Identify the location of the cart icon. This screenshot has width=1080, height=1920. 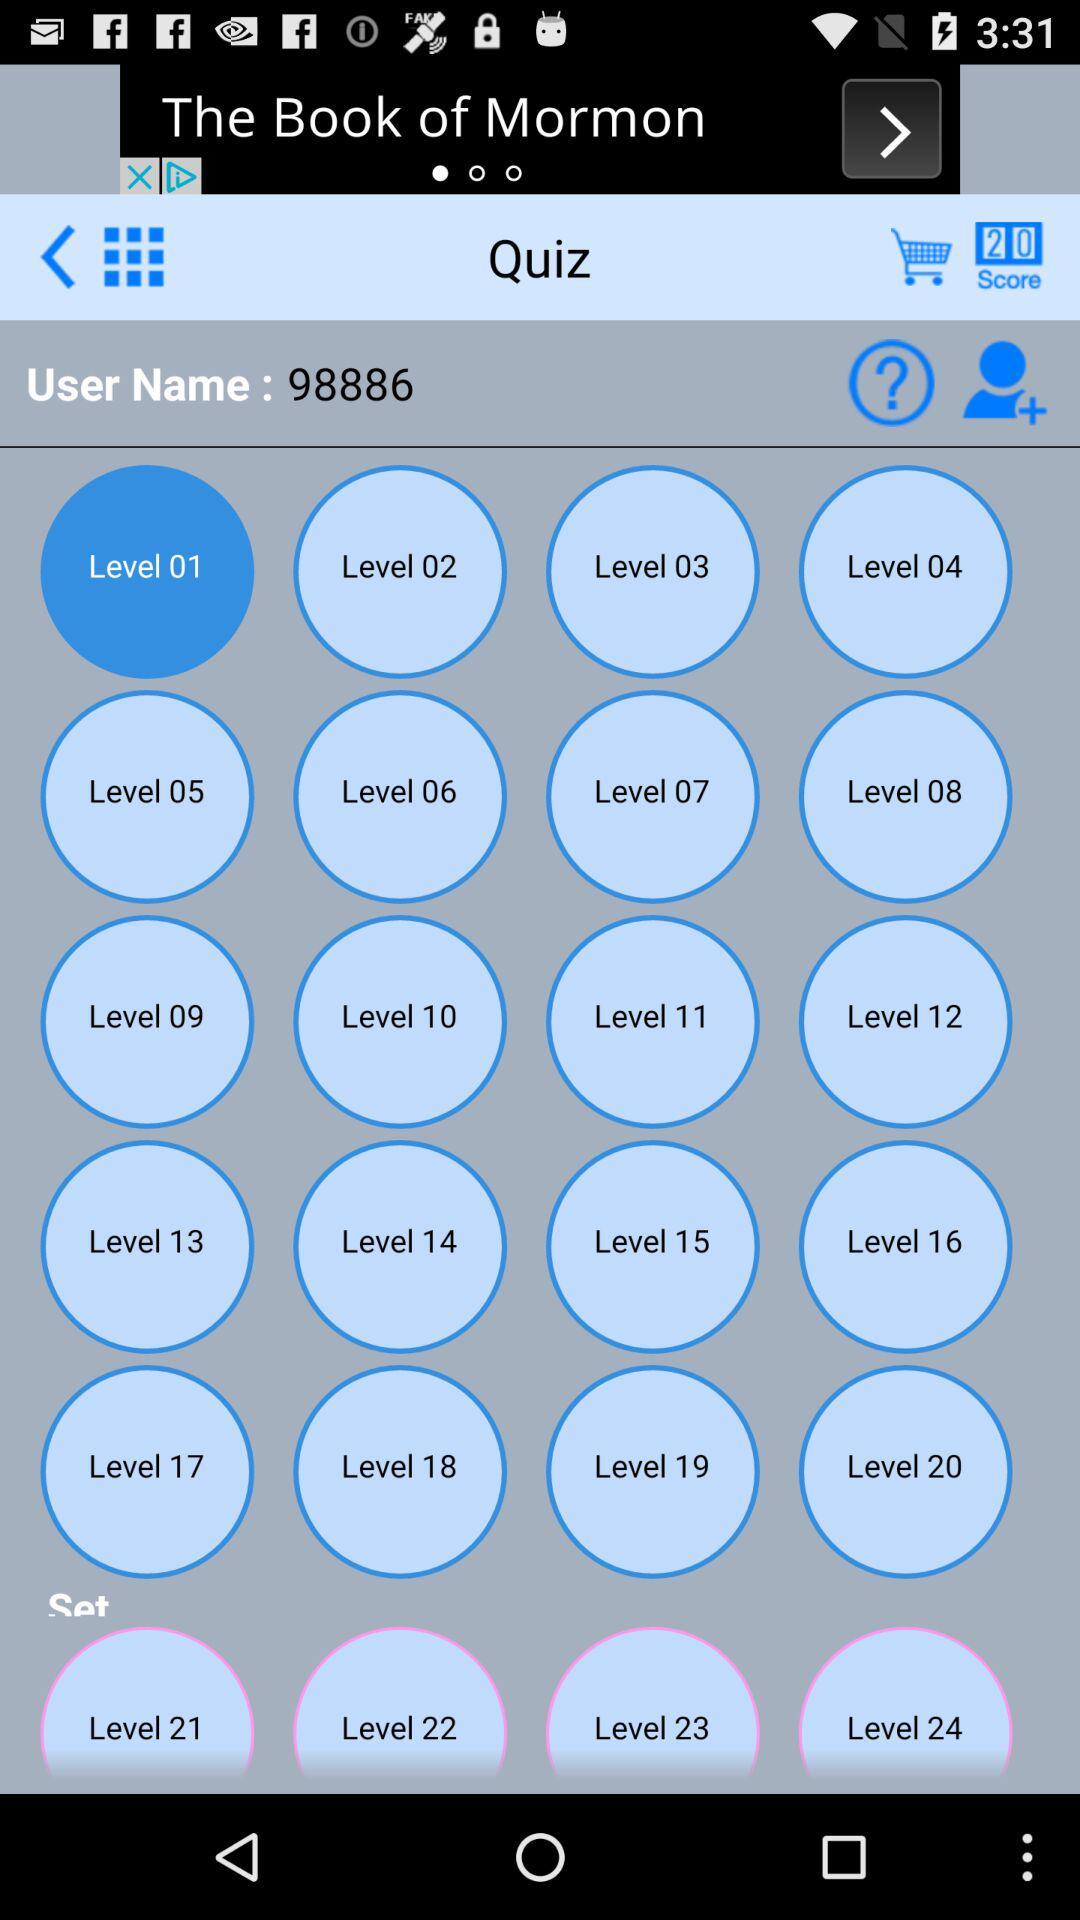
(921, 273).